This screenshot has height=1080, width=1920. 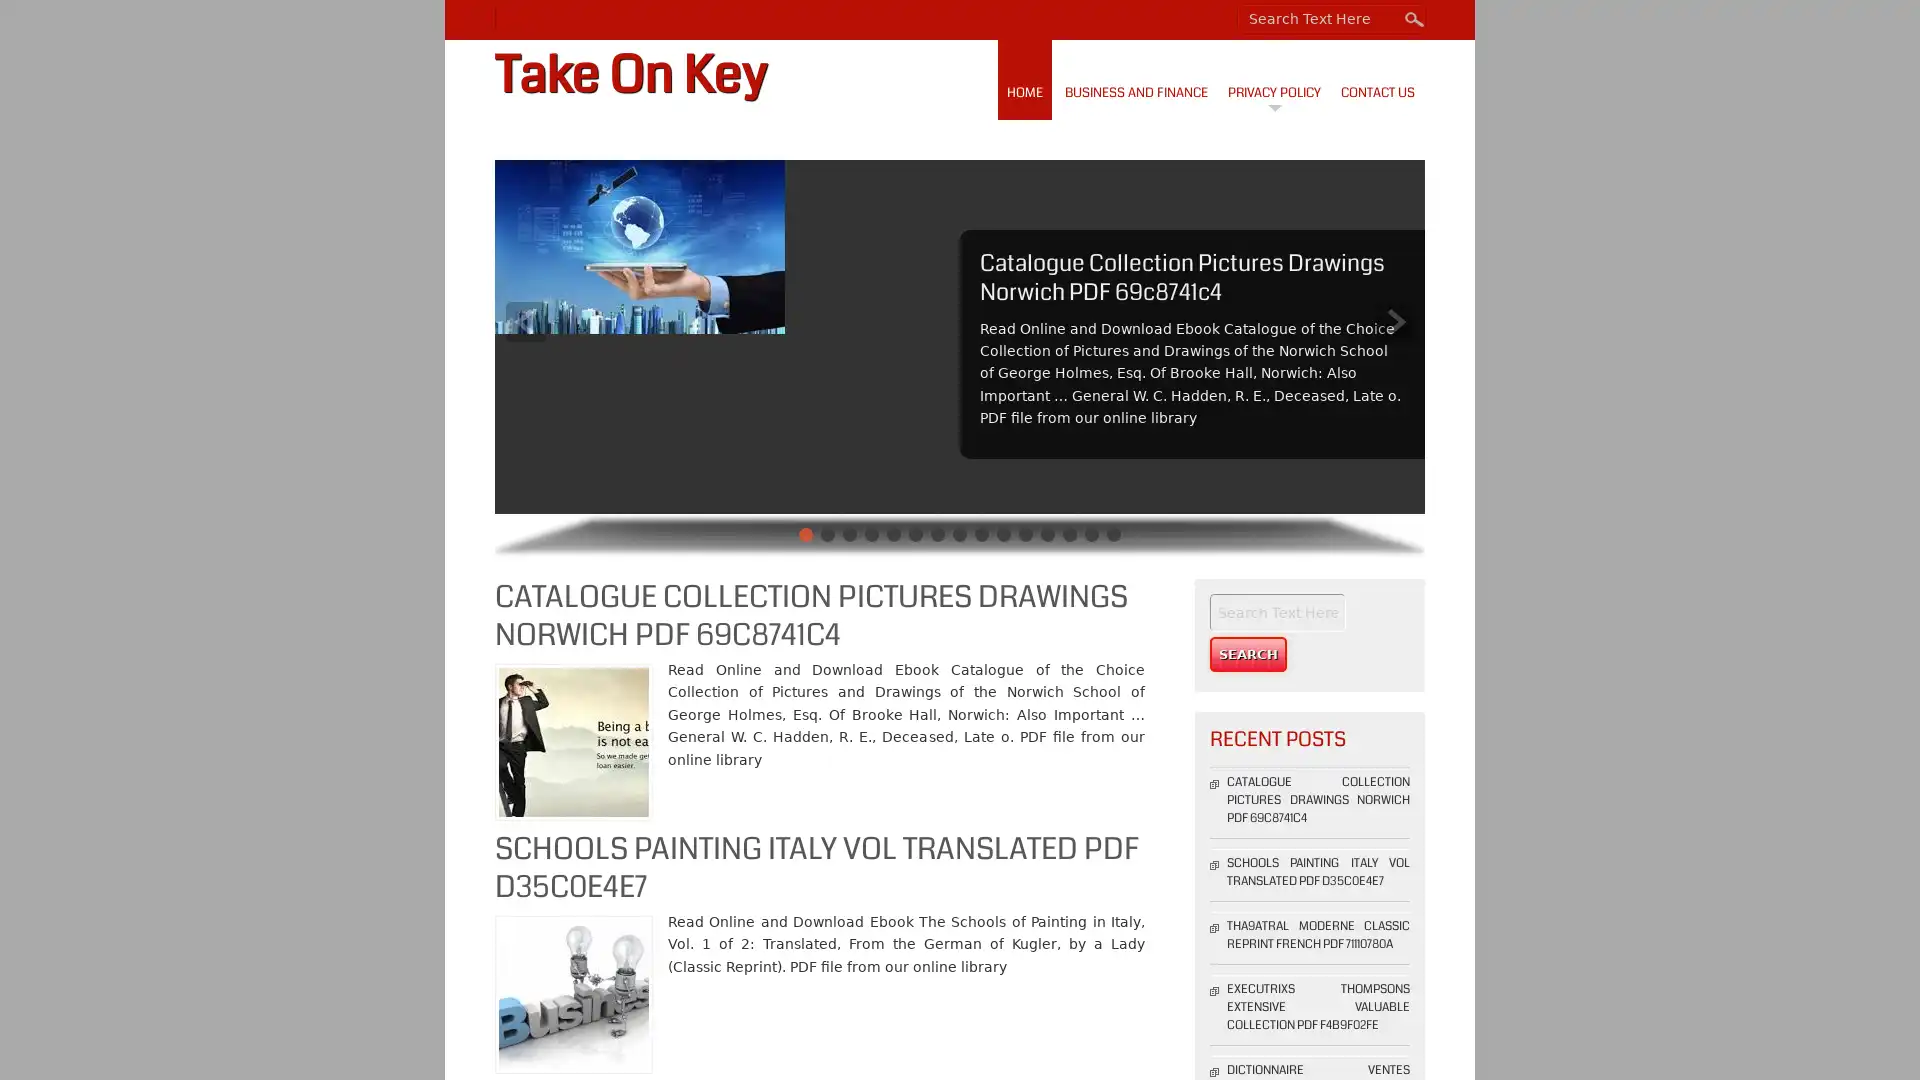 What do you see at coordinates (1247, 654) in the screenshot?
I see `Search` at bounding box center [1247, 654].